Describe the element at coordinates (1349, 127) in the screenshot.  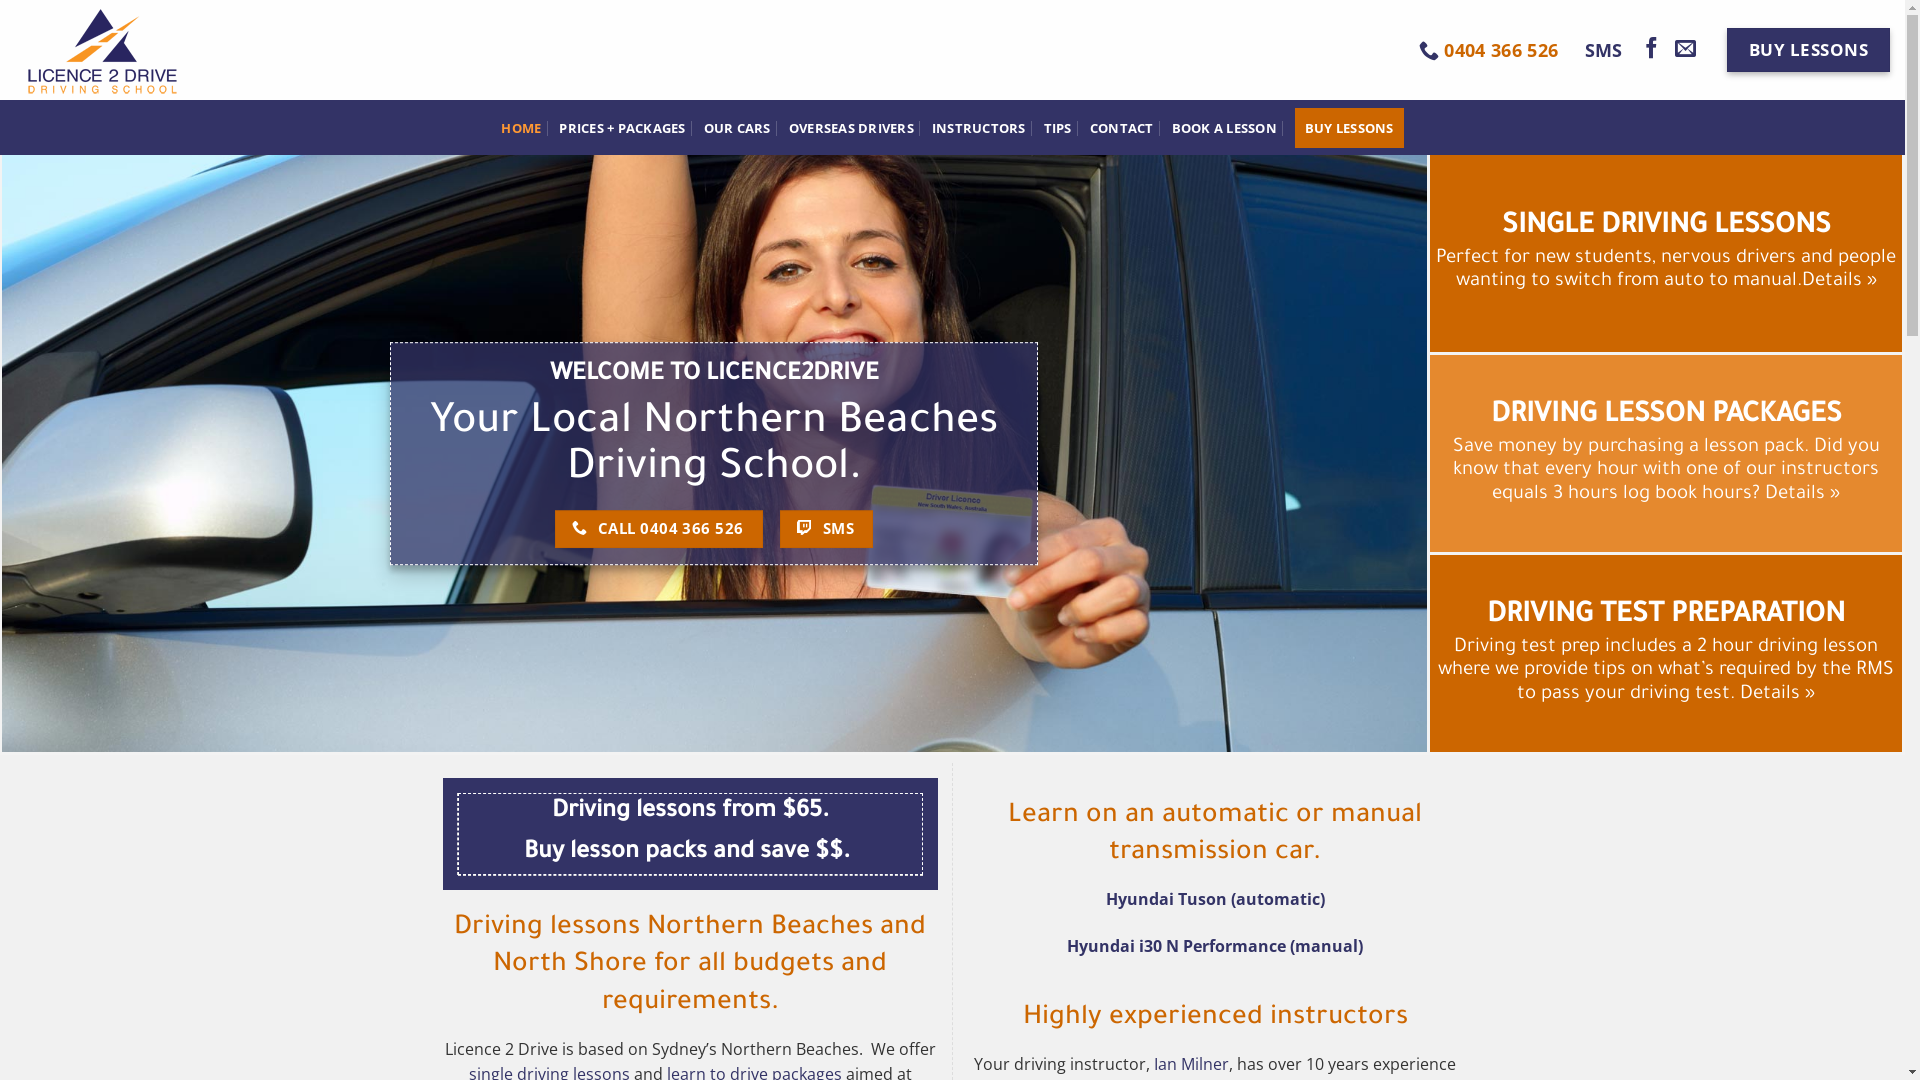
I see `'BUY LESSONS'` at that location.